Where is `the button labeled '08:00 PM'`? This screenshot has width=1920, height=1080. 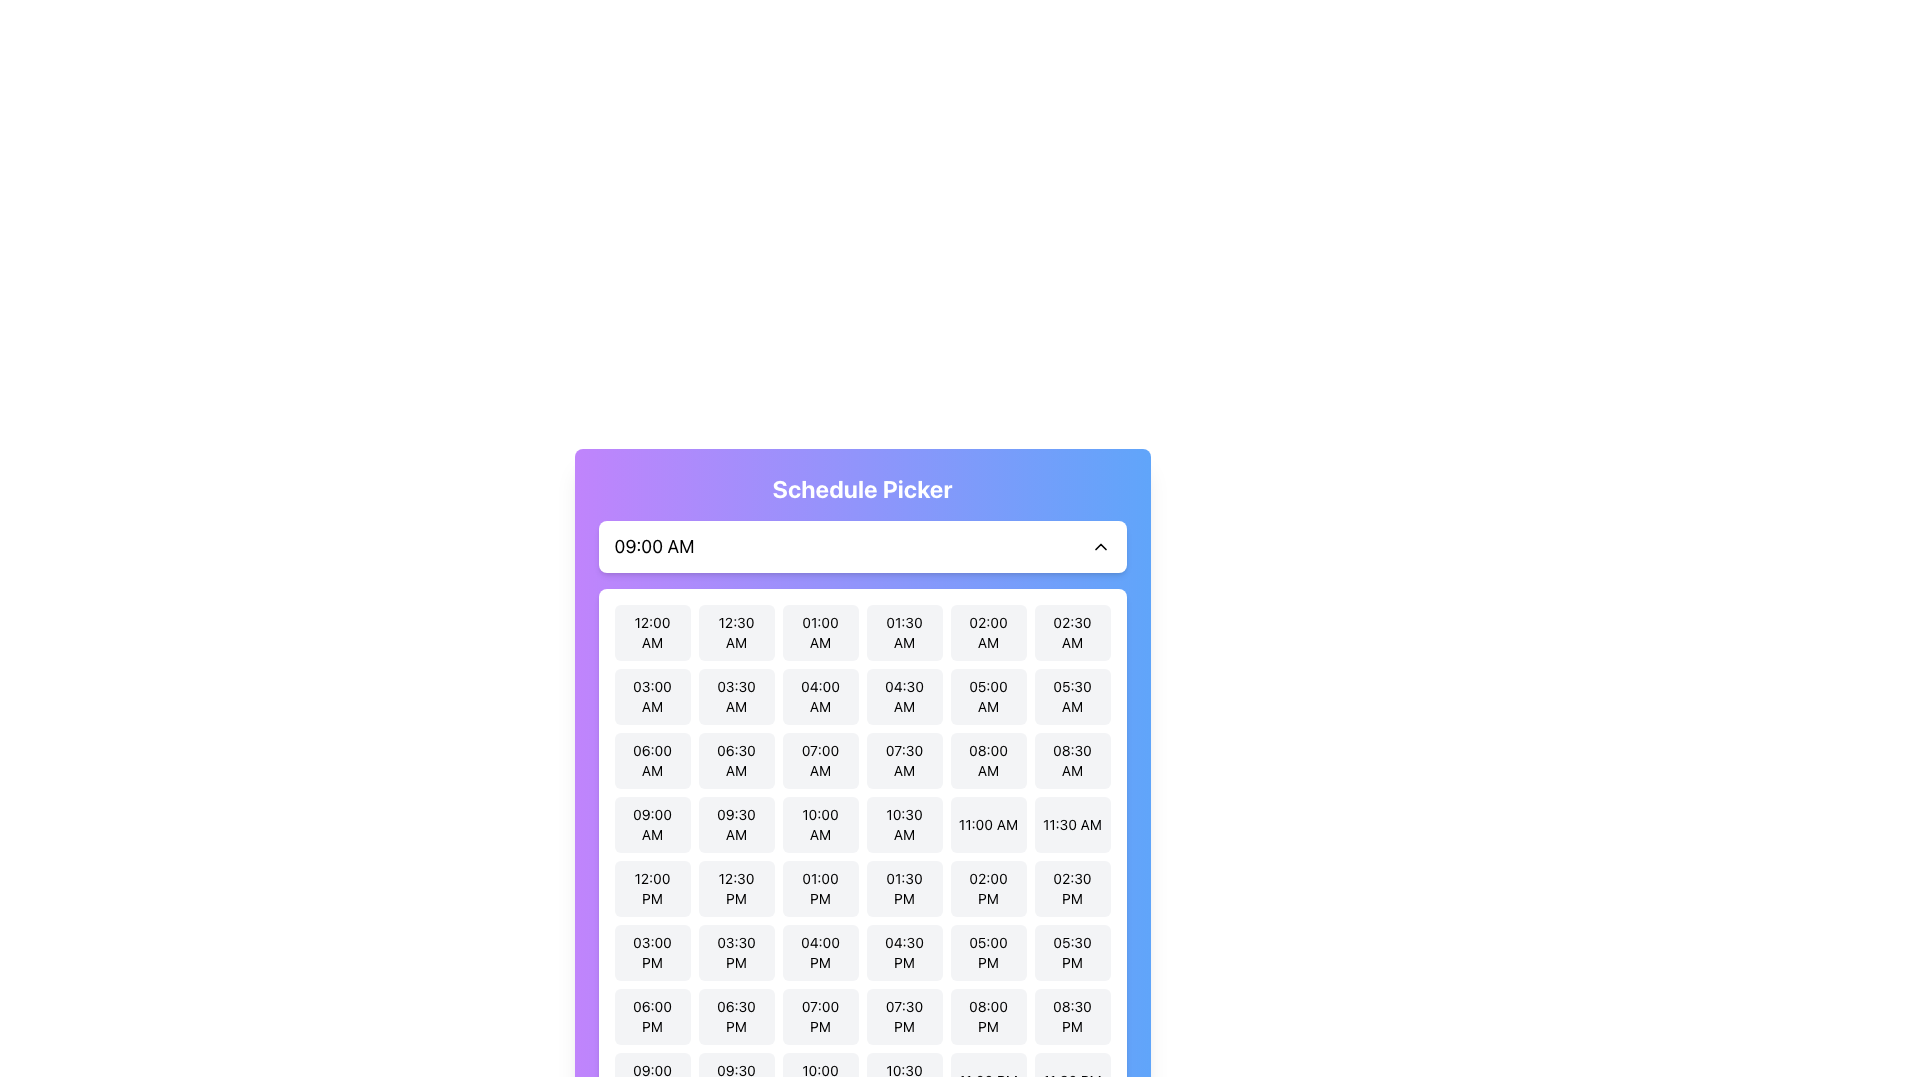
the button labeled '08:00 PM' is located at coordinates (988, 1017).